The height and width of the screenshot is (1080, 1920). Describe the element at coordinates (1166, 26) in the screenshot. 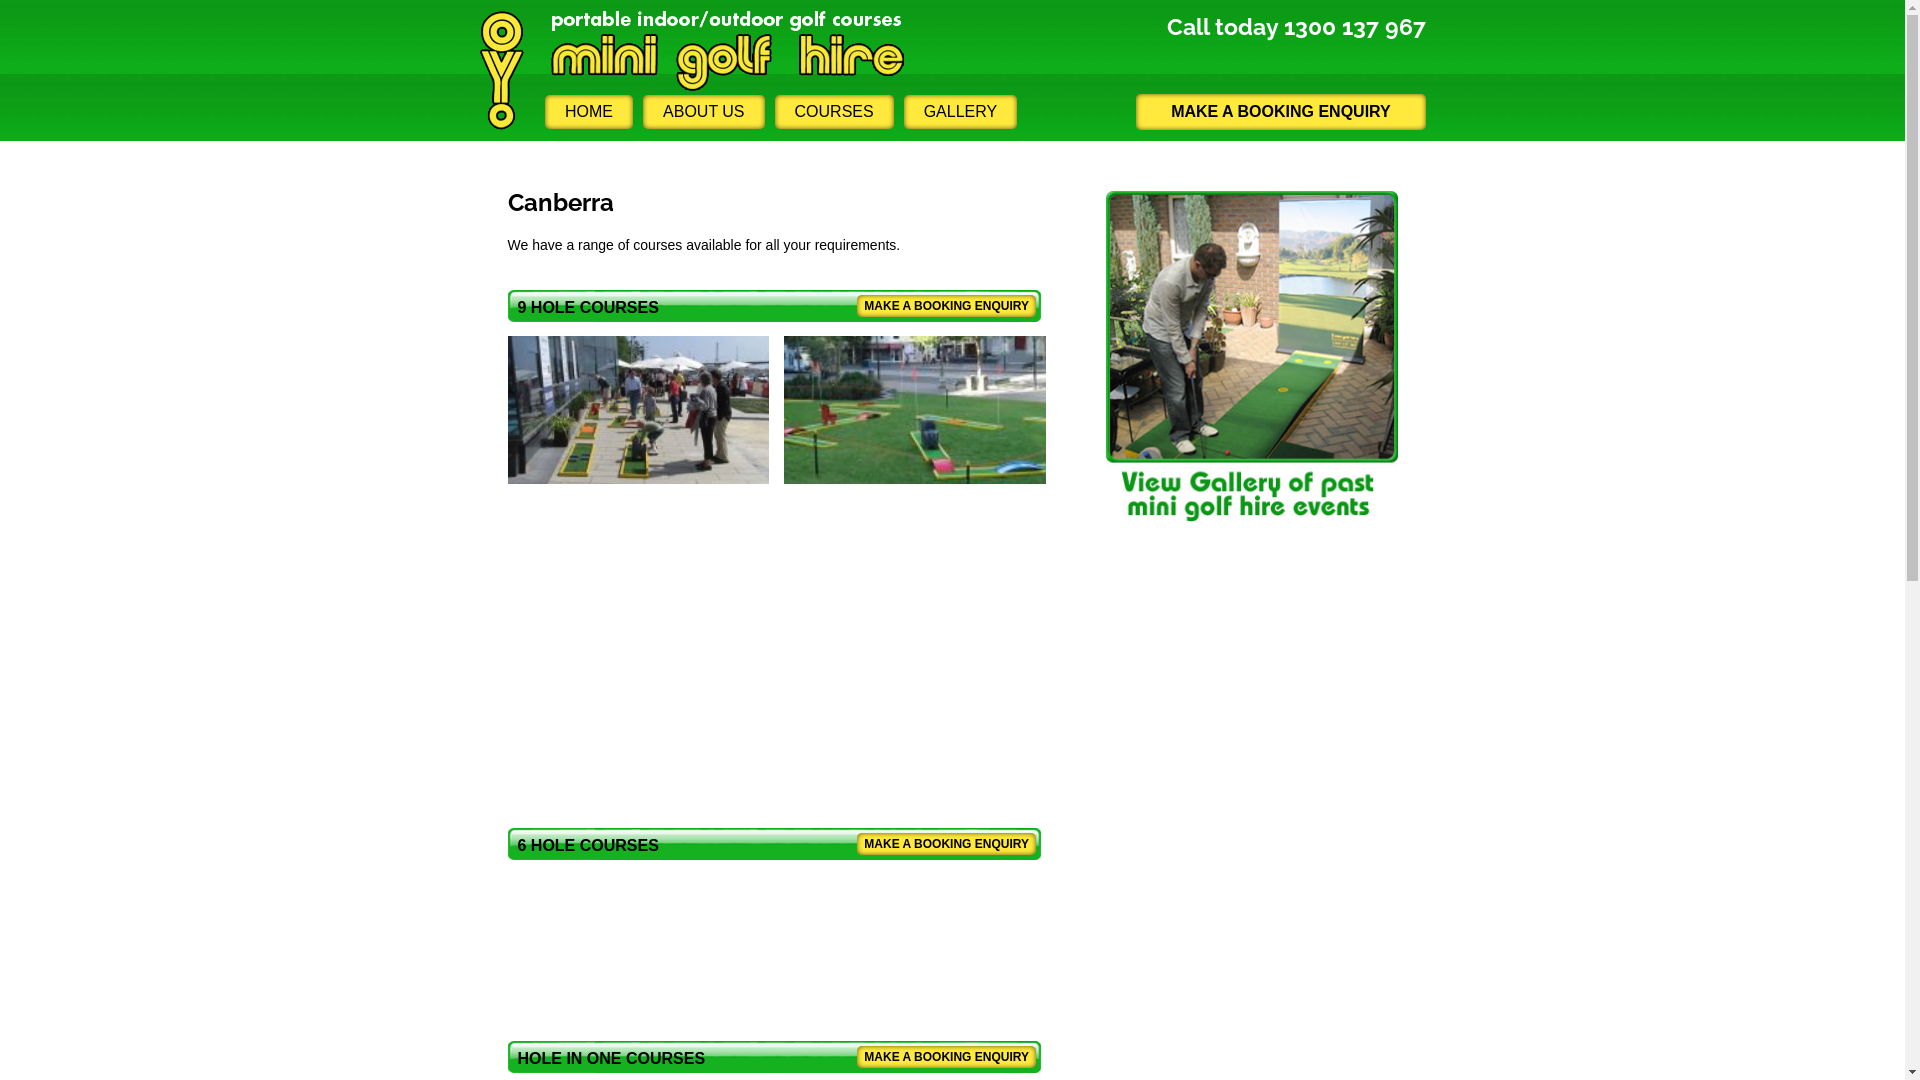

I see `'Call today 1300 137 967'` at that location.